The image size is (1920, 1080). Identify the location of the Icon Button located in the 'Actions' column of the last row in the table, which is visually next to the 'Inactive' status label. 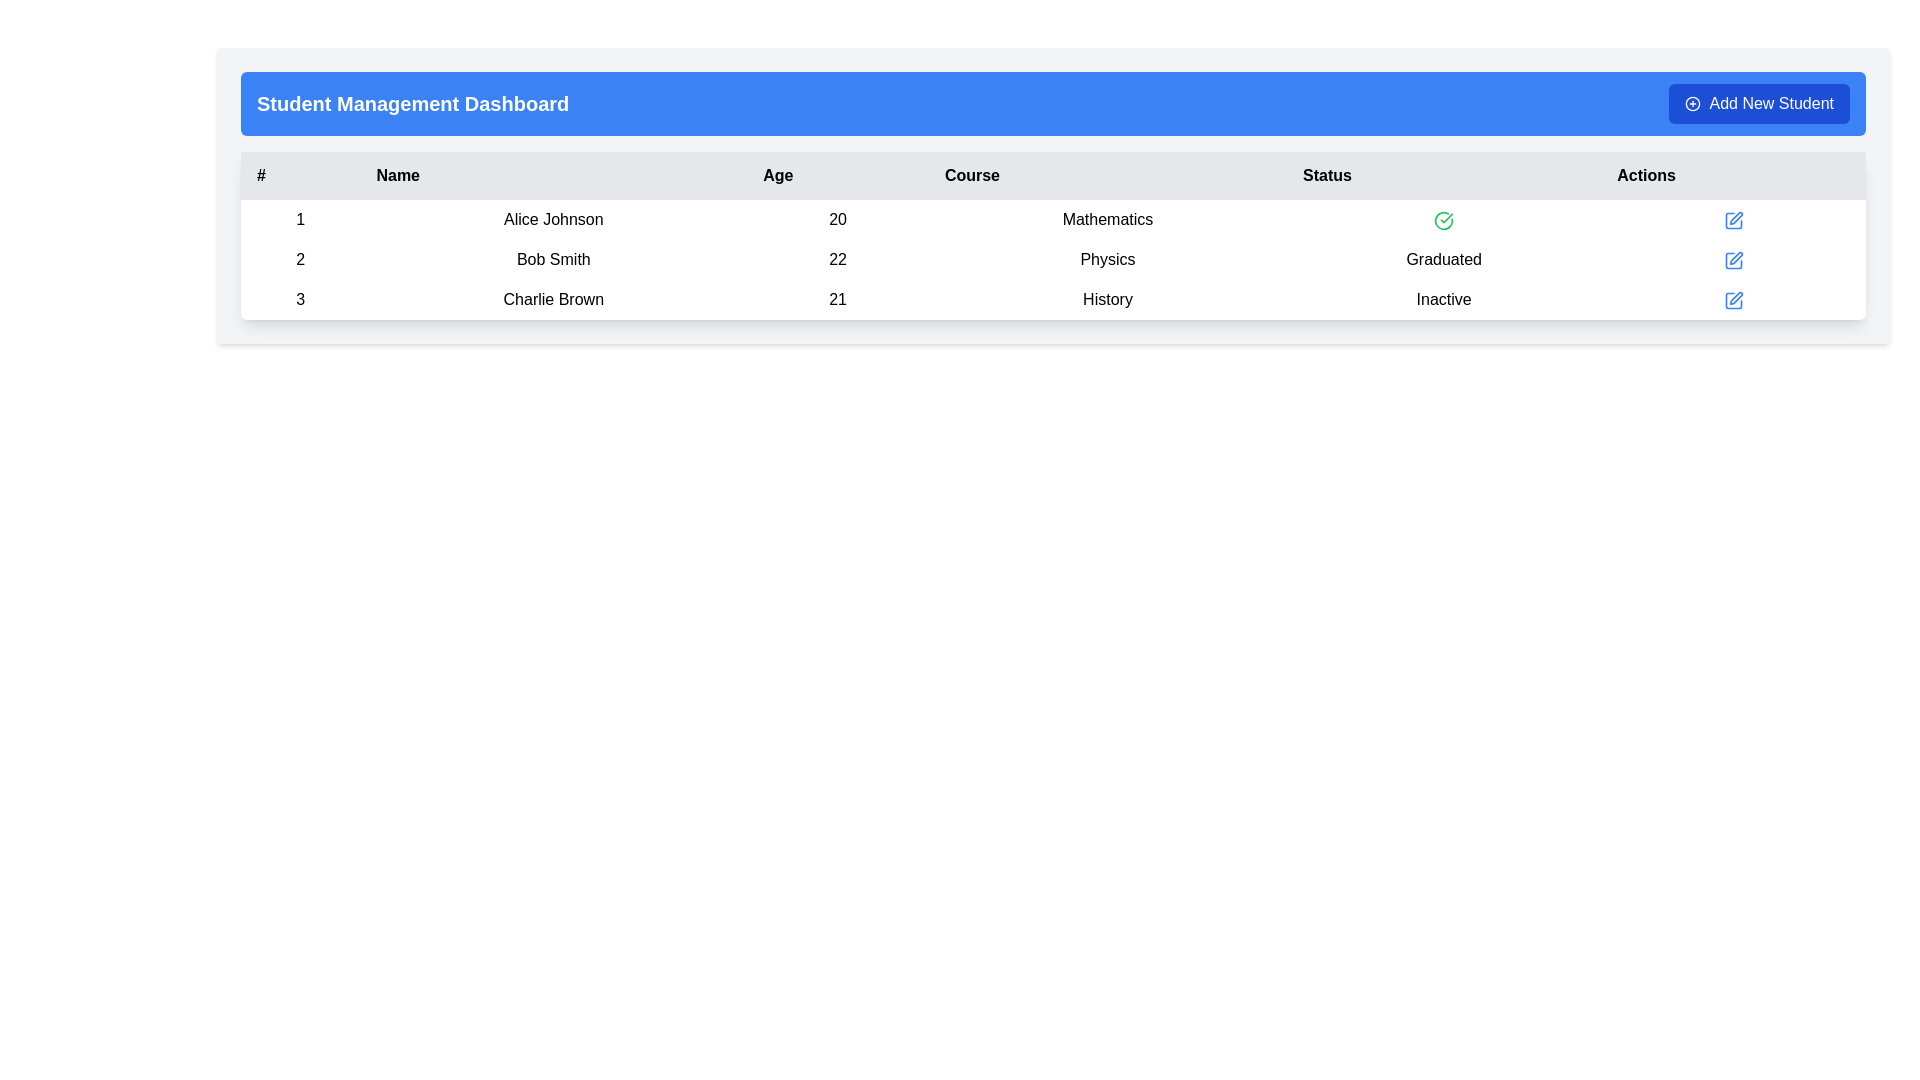
(1732, 300).